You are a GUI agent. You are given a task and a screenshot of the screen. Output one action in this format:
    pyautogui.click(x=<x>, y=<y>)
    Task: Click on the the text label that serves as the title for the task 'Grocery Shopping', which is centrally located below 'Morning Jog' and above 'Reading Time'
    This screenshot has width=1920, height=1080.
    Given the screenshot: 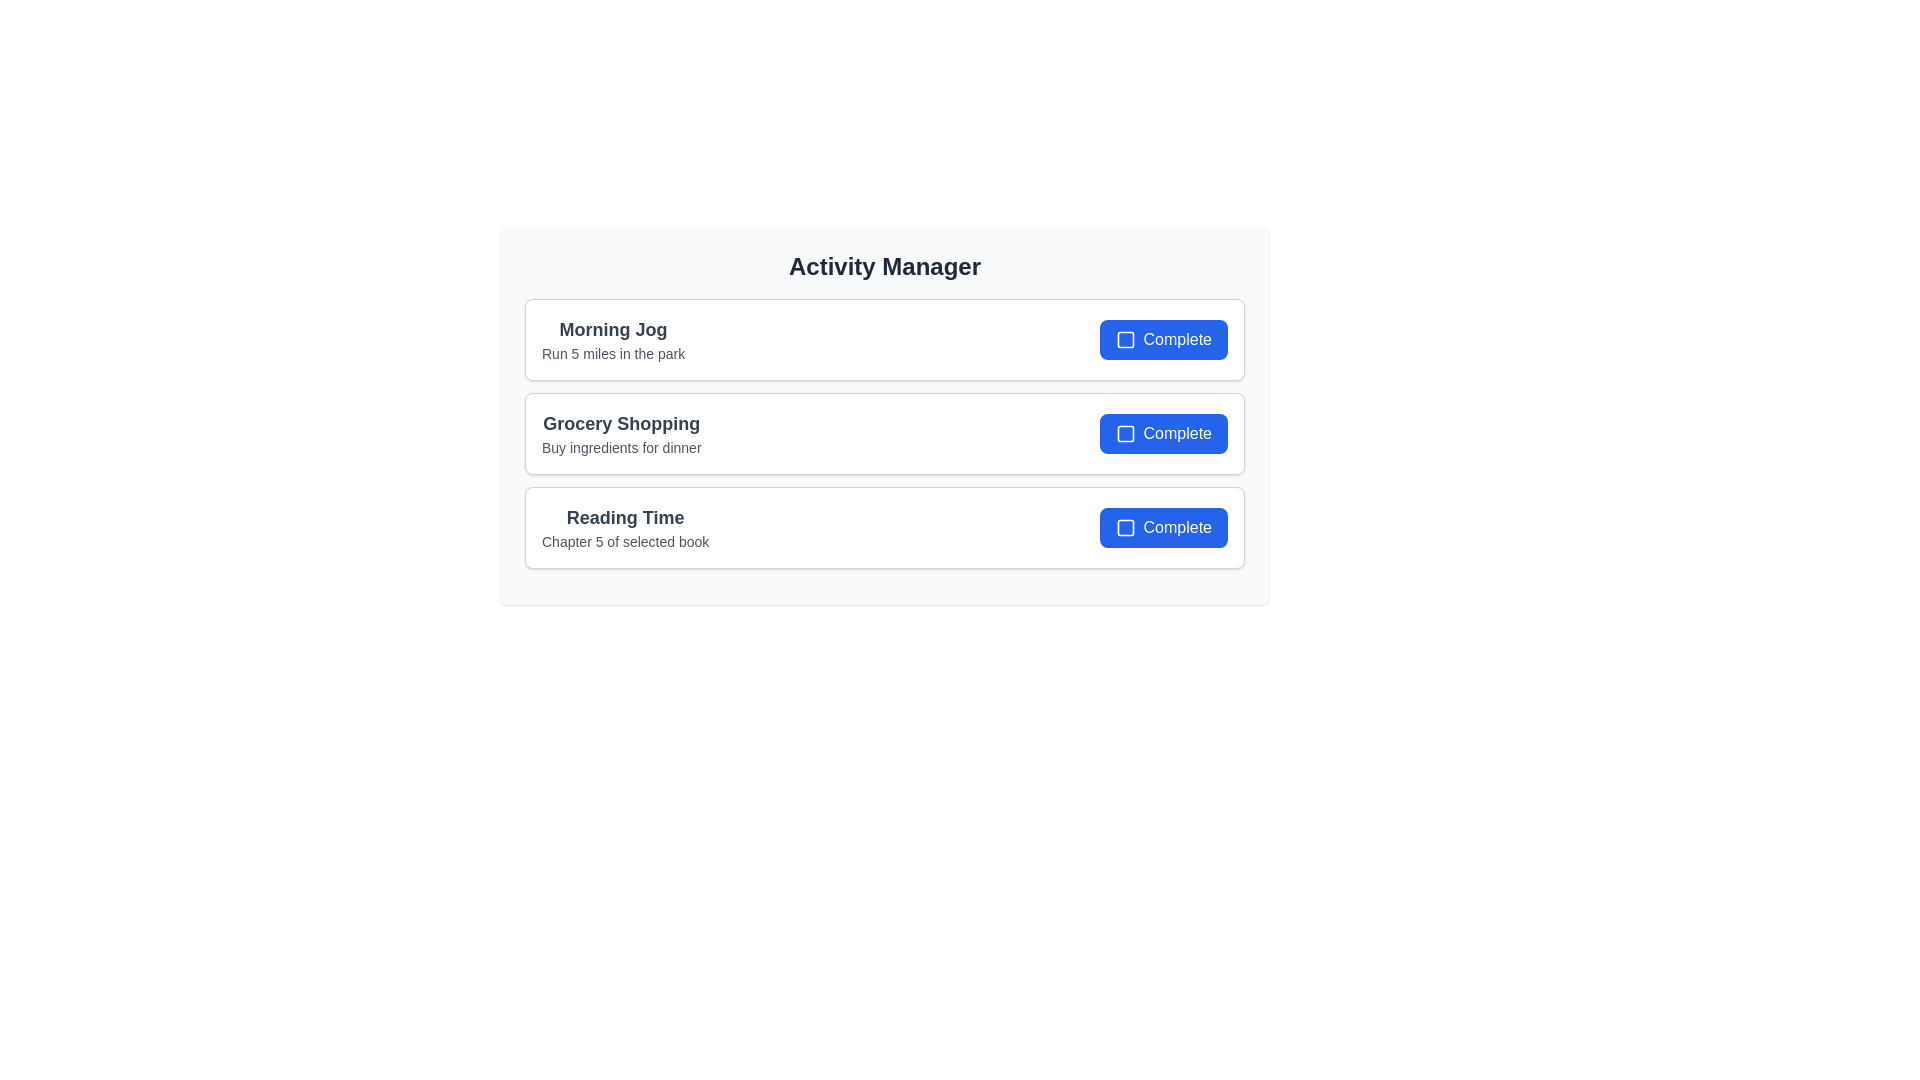 What is the action you would take?
    pyautogui.click(x=620, y=423)
    